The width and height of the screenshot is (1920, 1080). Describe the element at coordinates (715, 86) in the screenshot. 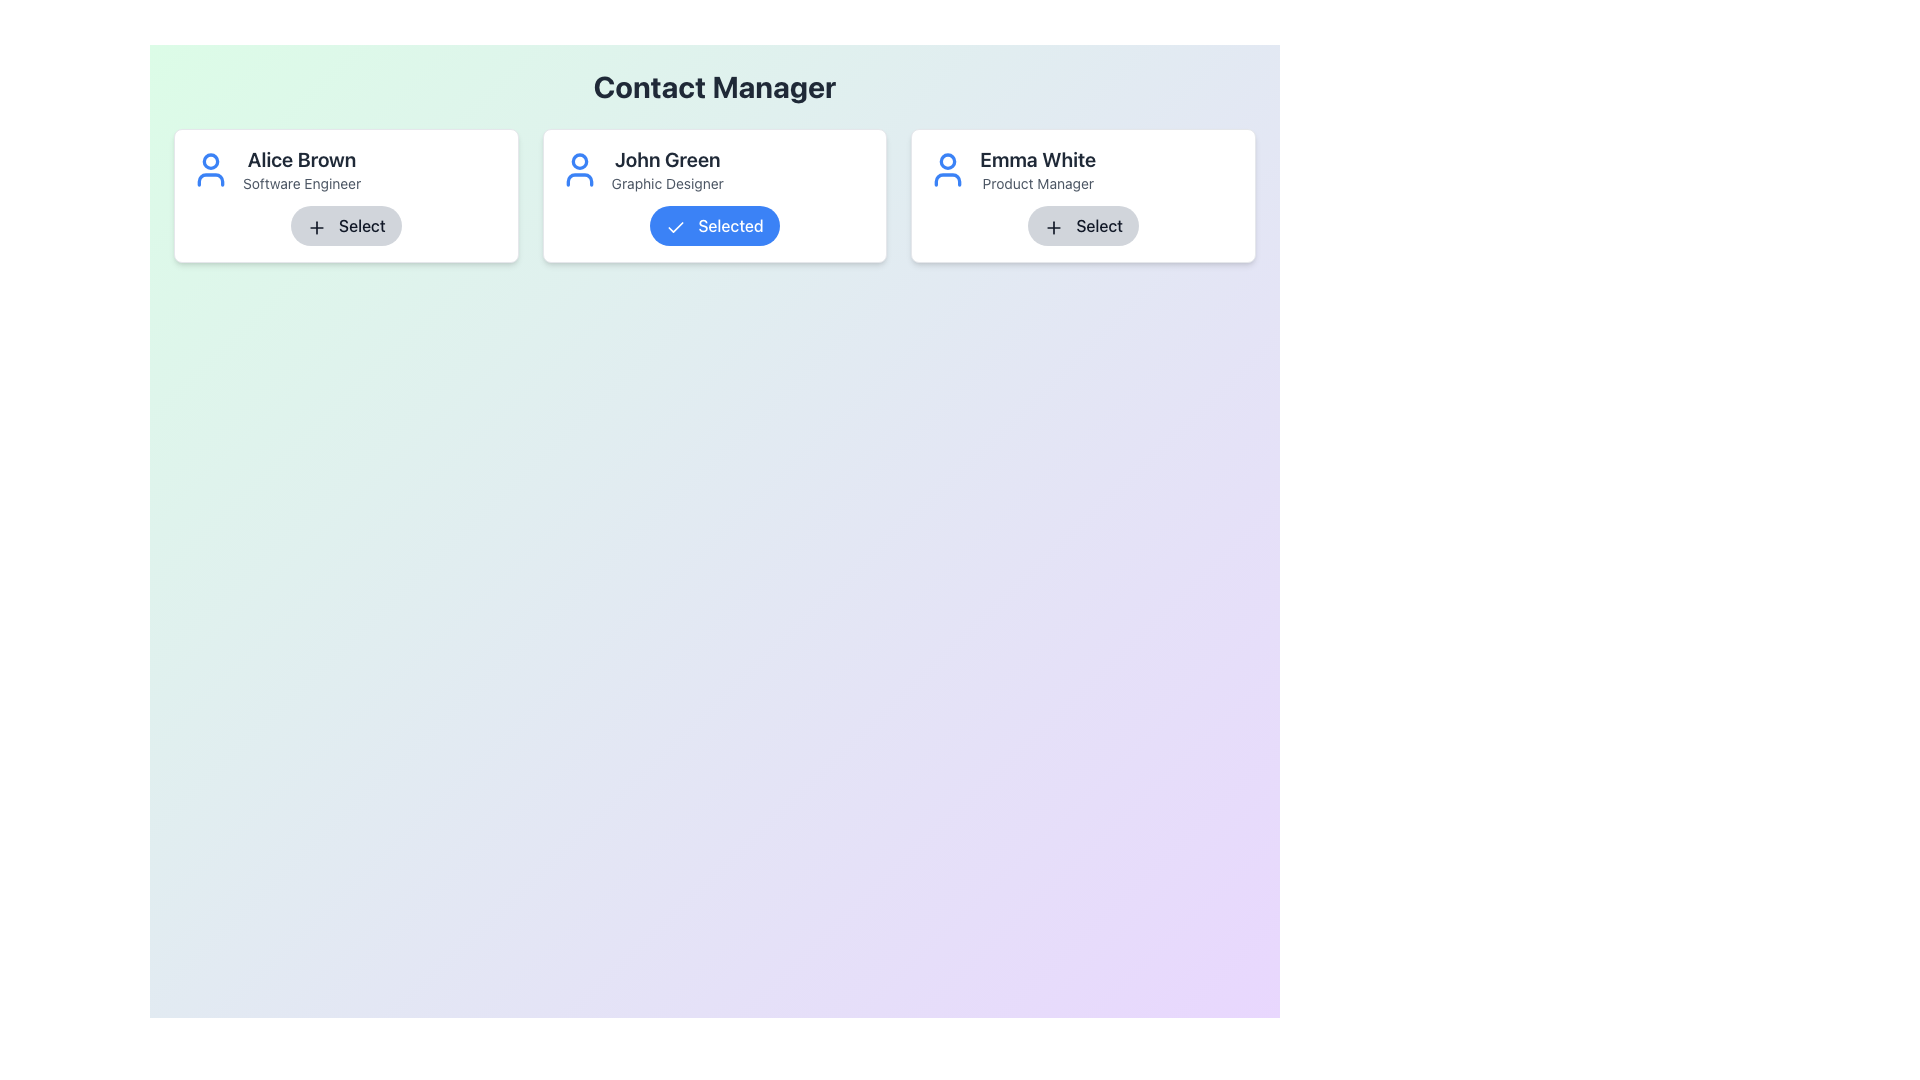

I see `the central Text Label or Header that indicates the purpose of the contact manager interface, positioned above the user profile cards` at that location.